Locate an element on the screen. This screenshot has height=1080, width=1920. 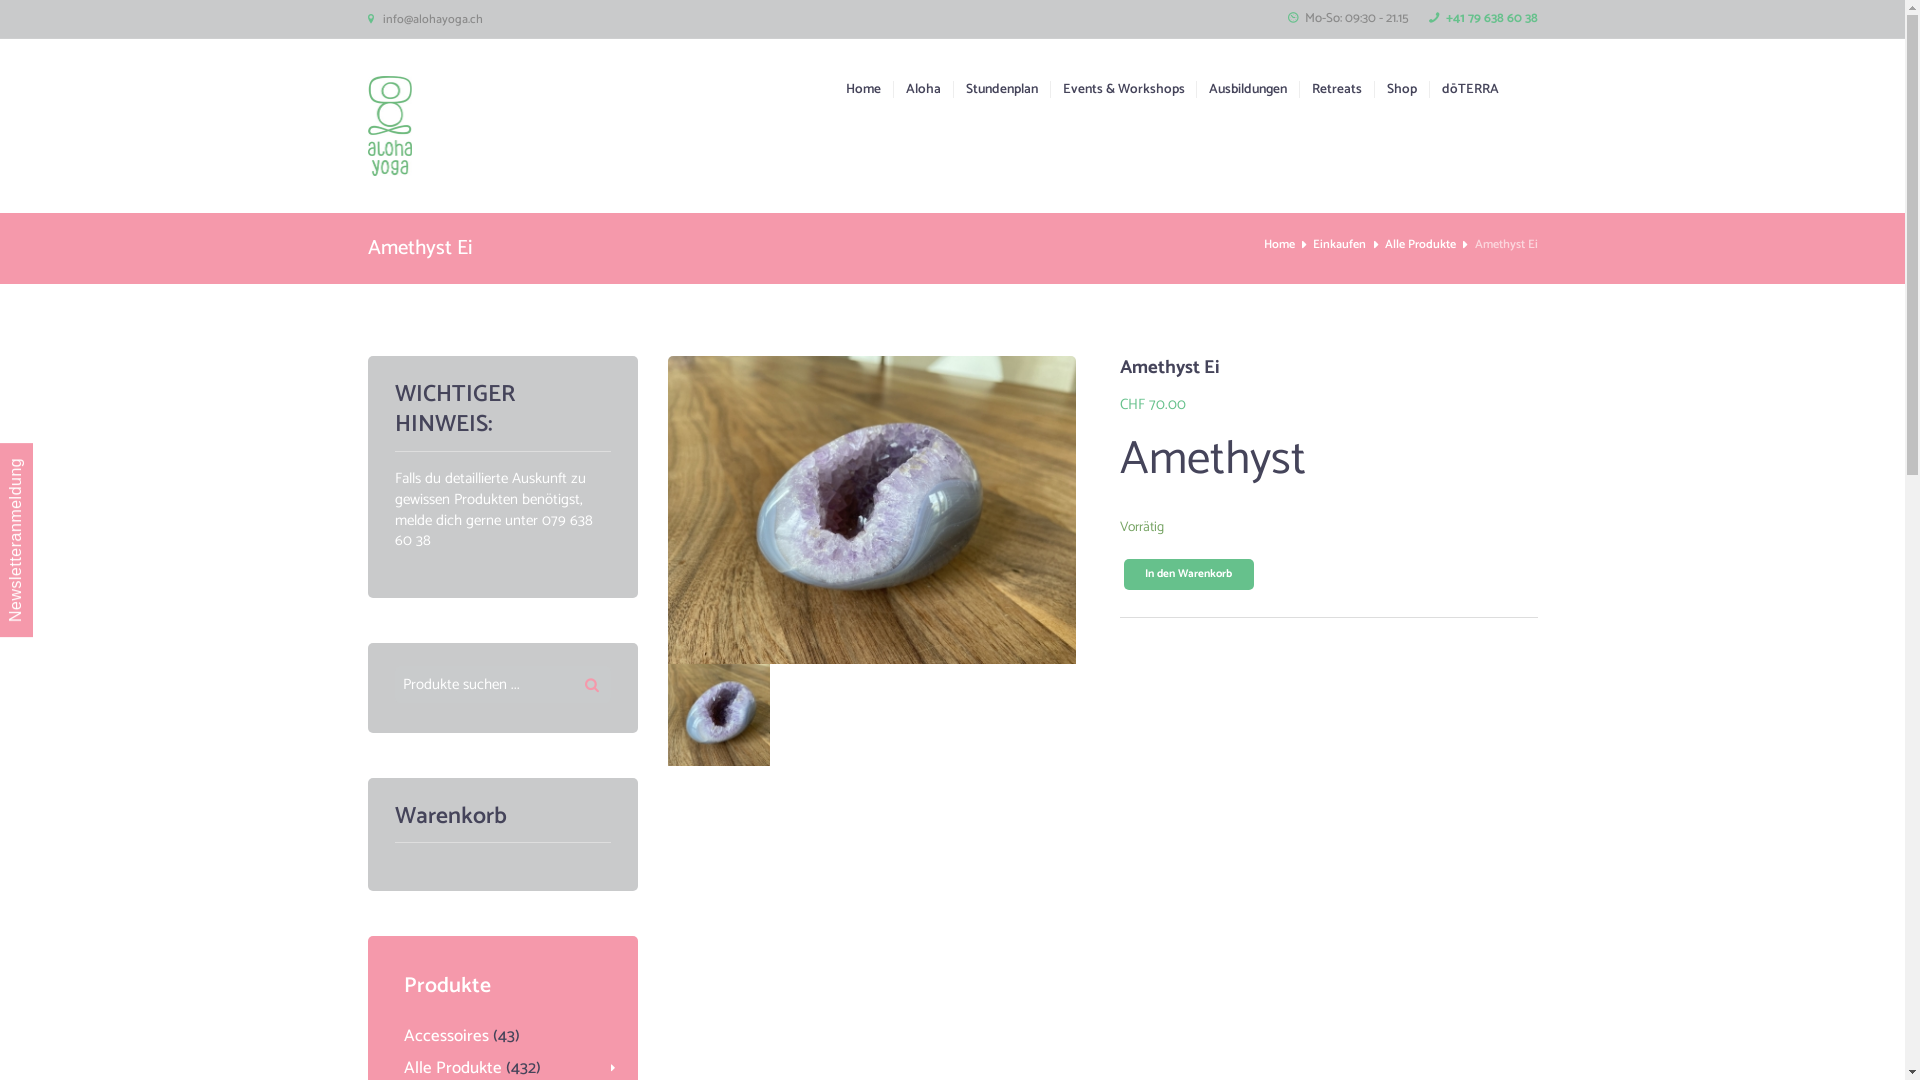
'In den Warenkorb' is located at coordinates (1189, 574).